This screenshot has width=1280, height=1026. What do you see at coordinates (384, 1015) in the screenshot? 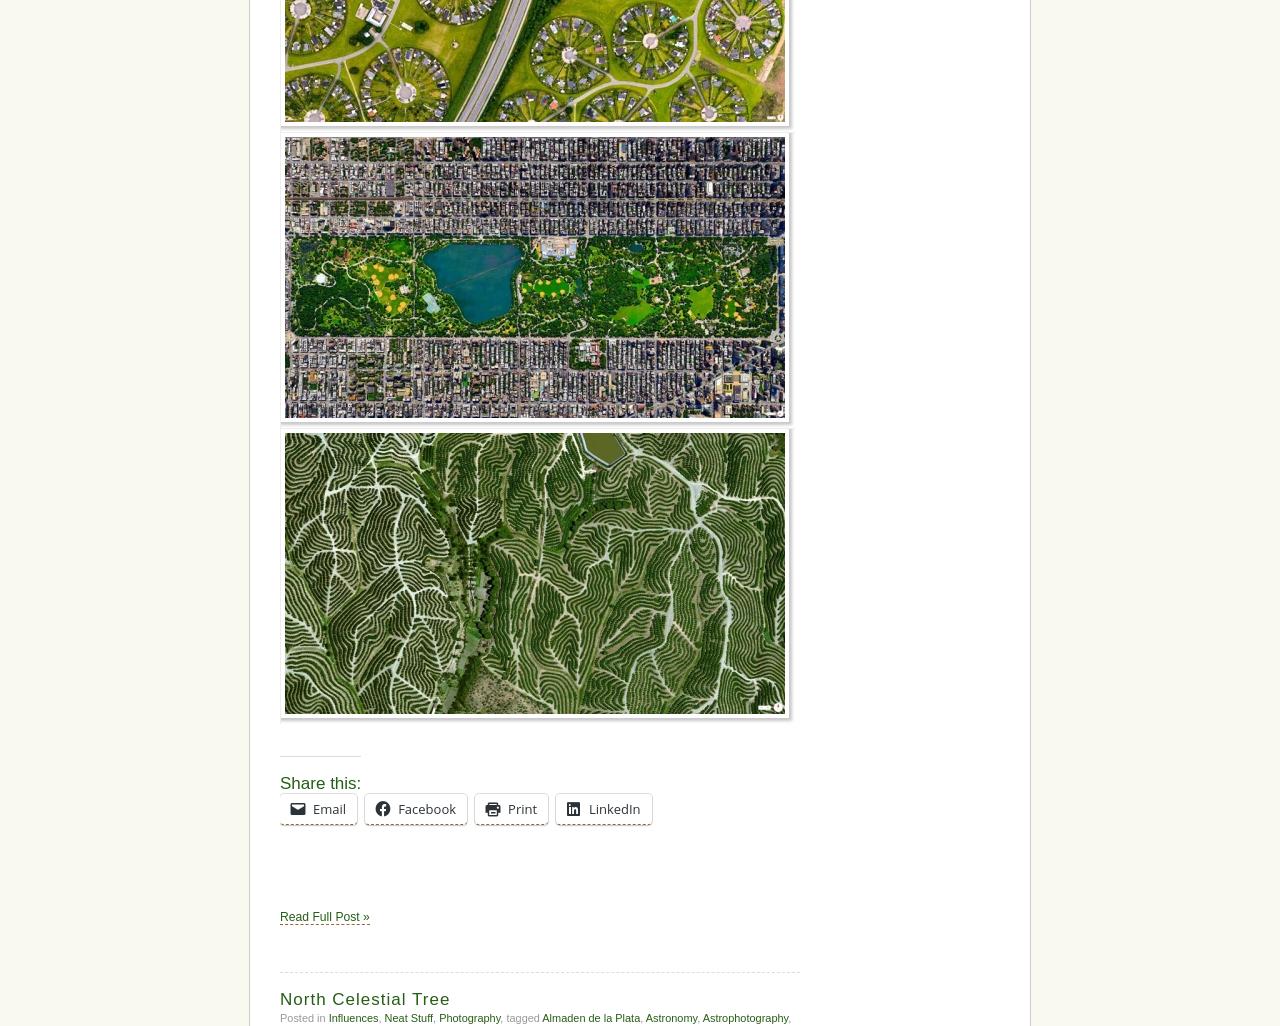
I see `'Neat Stuff'` at bounding box center [384, 1015].